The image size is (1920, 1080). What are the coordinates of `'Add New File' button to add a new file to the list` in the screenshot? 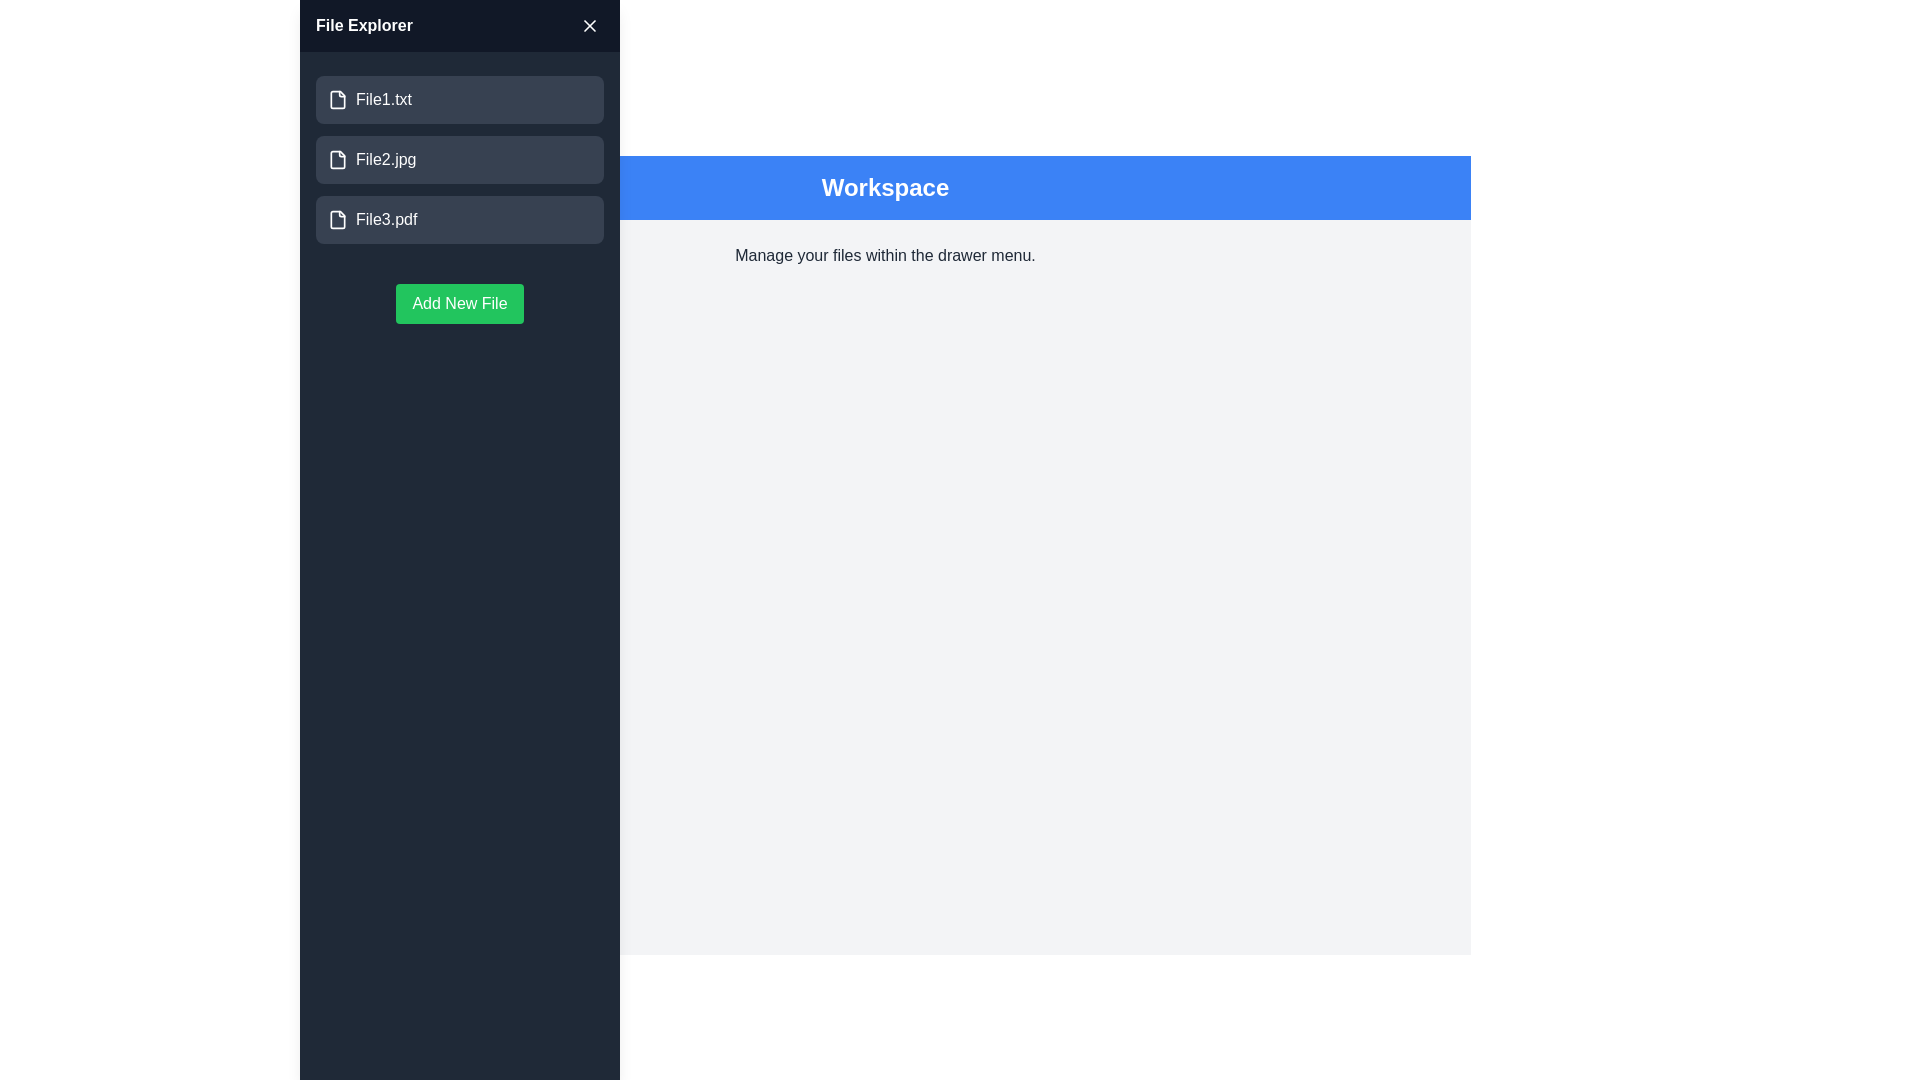 It's located at (459, 304).